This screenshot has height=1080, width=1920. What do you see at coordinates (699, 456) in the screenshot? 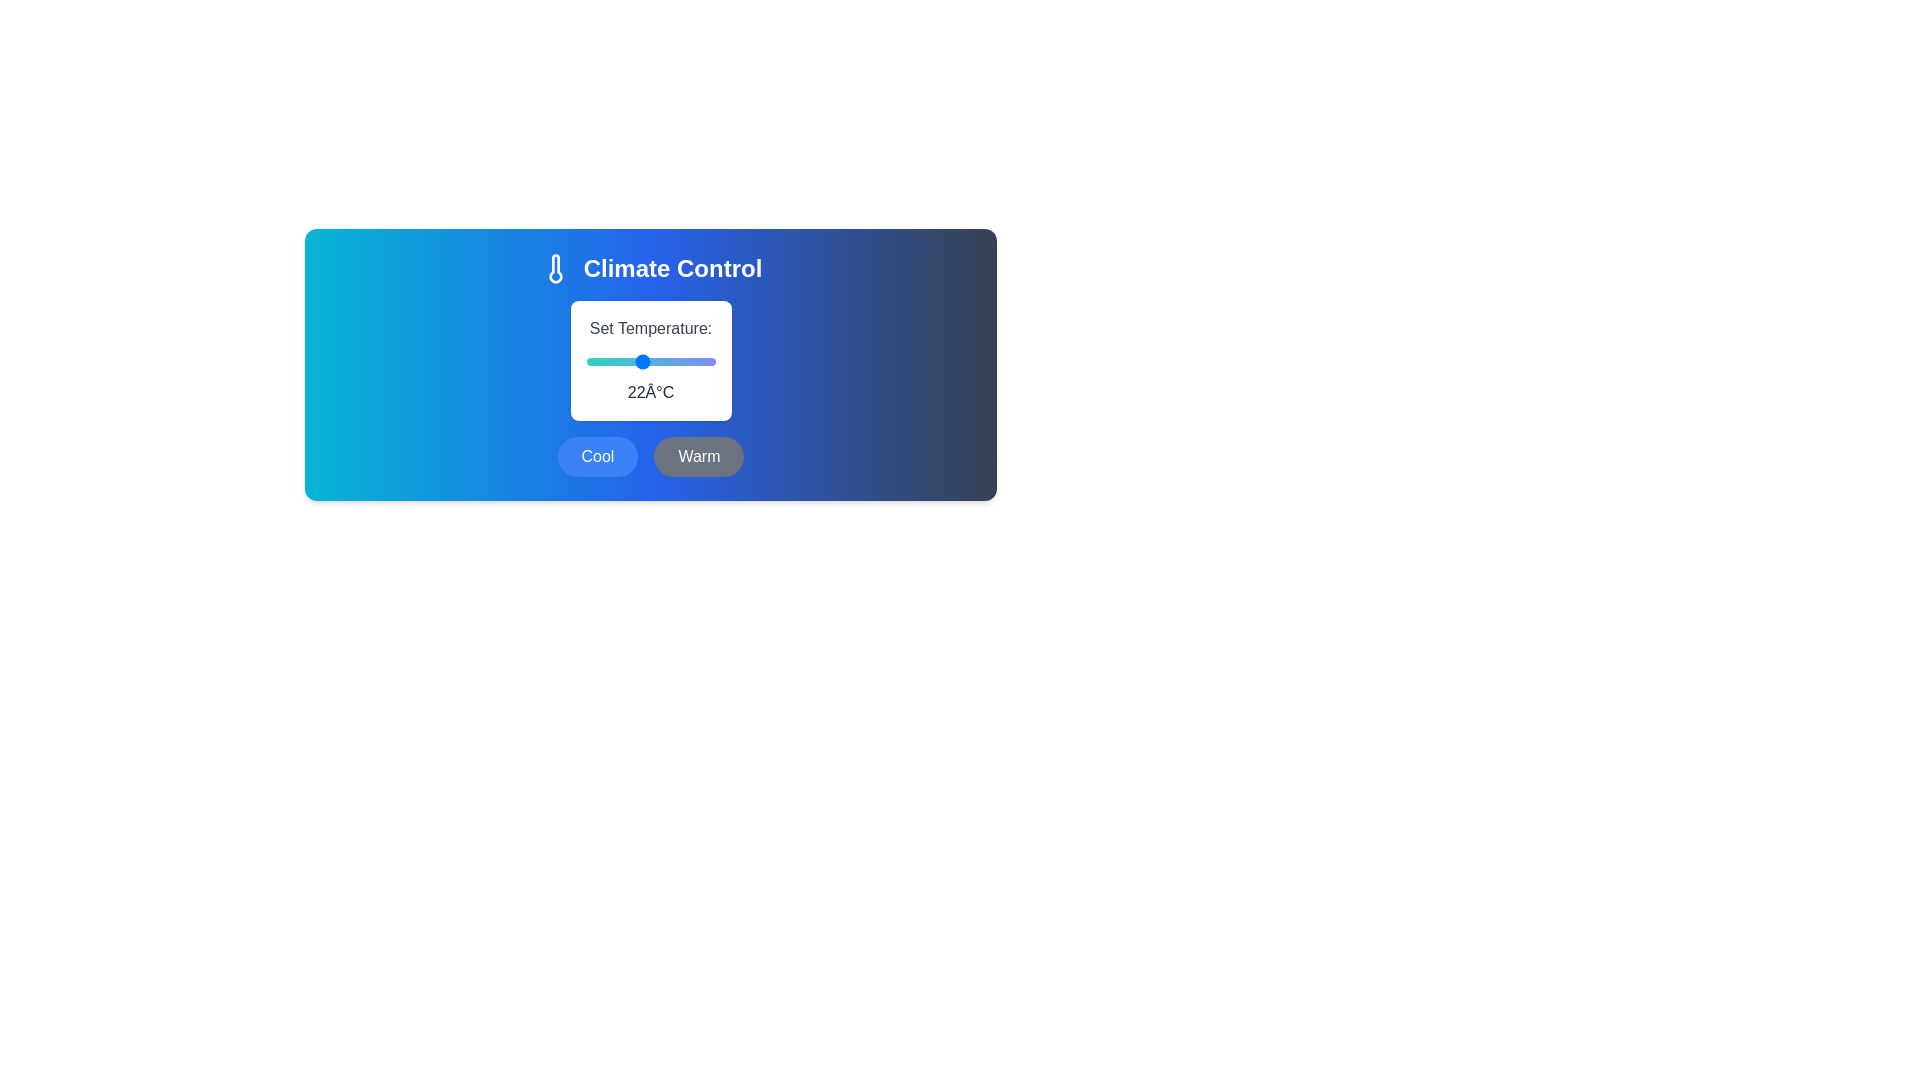
I see `the 'Warm' button with rounded corners and a medium-gray background` at bounding box center [699, 456].